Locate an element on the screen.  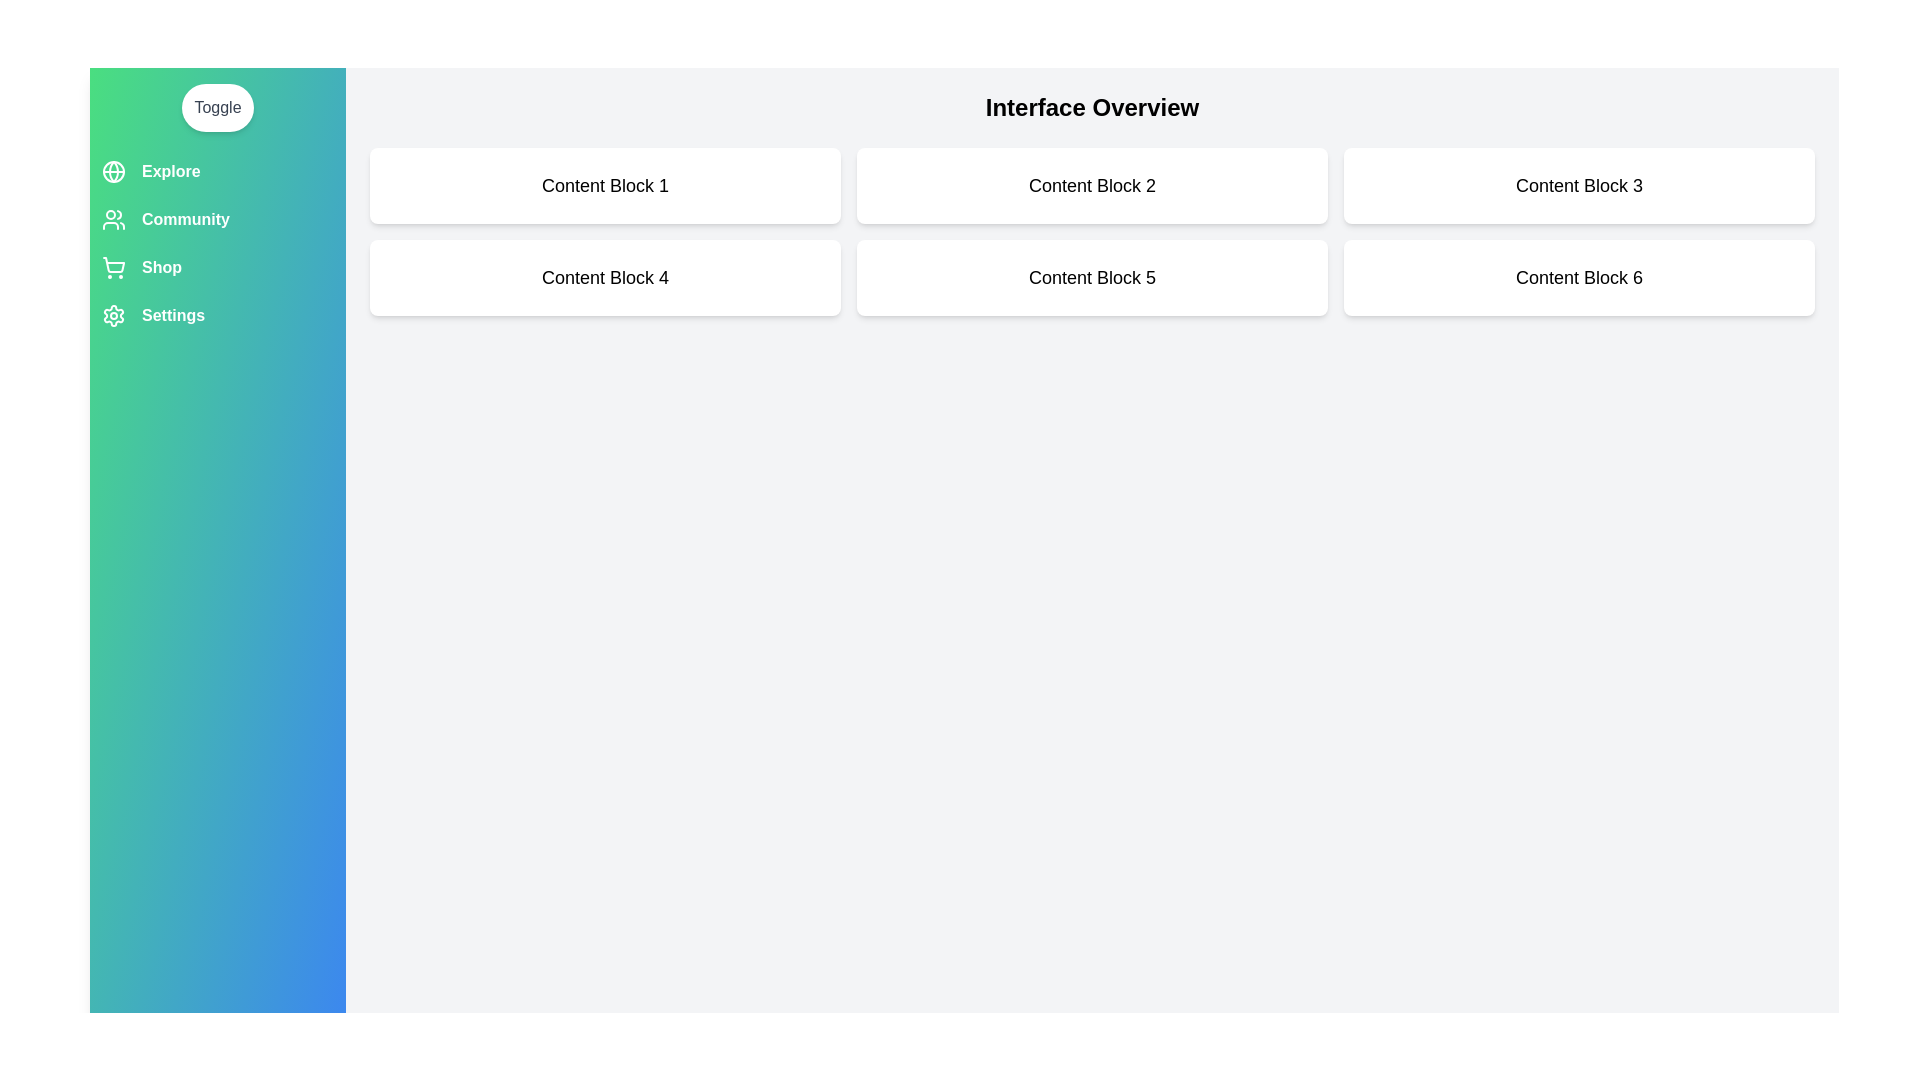
the menu option labeled Shop is located at coordinates (217, 266).